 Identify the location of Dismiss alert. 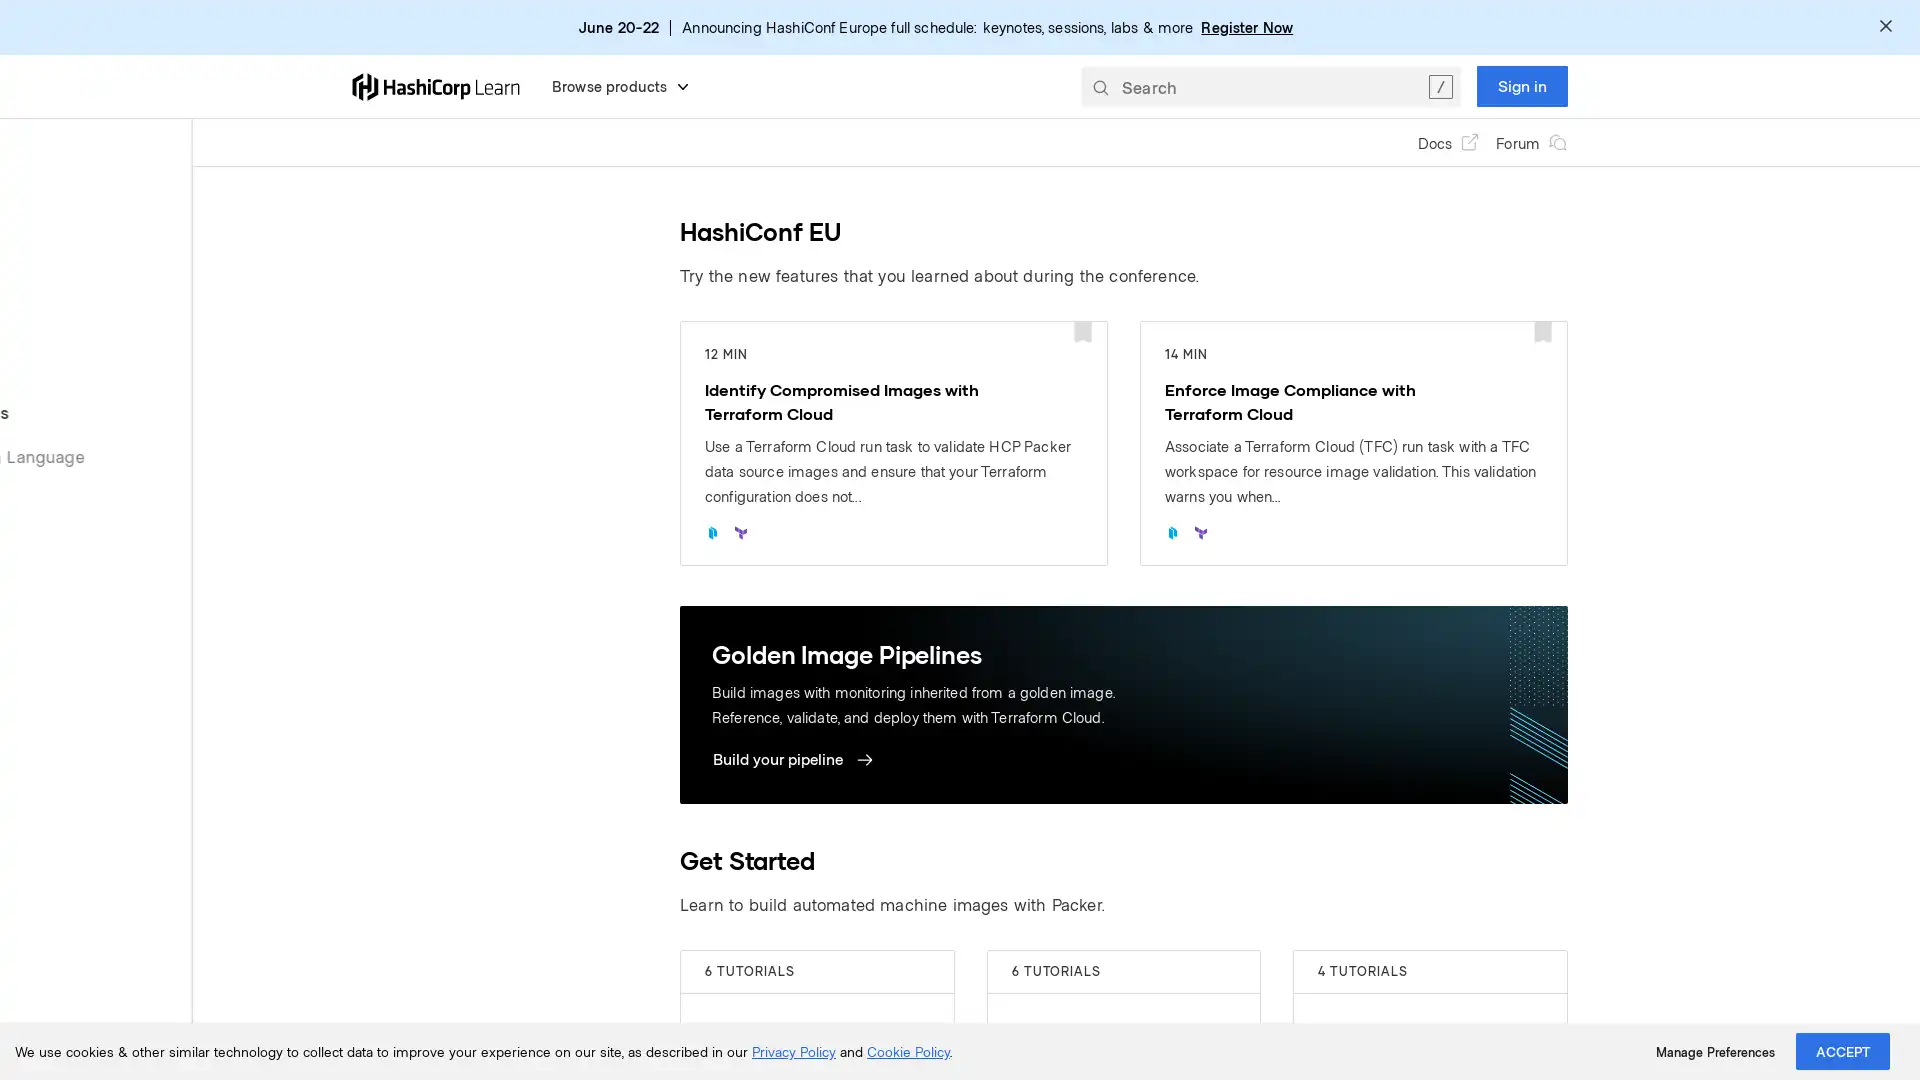
(1885, 27).